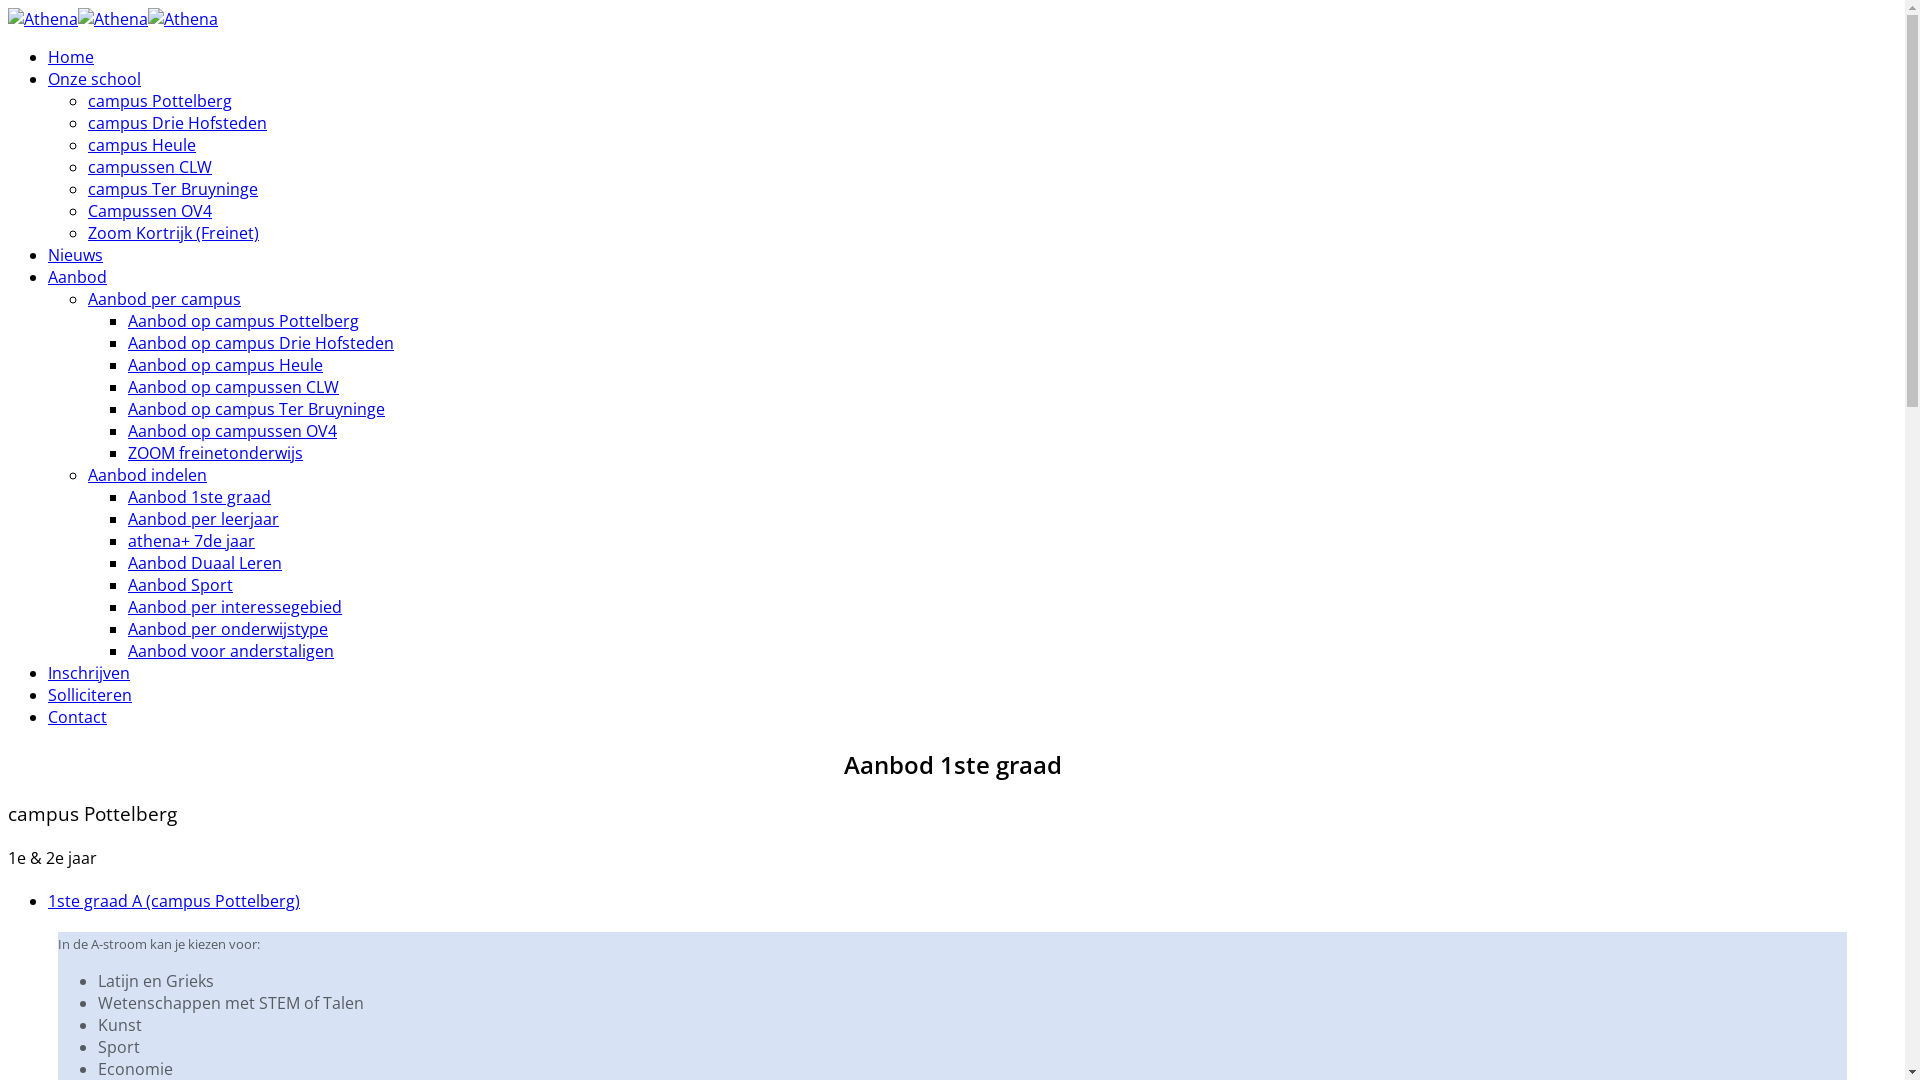 This screenshot has width=1920, height=1080. What do you see at coordinates (173, 901) in the screenshot?
I see `'1ste graad A (campus Pottelberg)'` at bounding box center [173, 901].